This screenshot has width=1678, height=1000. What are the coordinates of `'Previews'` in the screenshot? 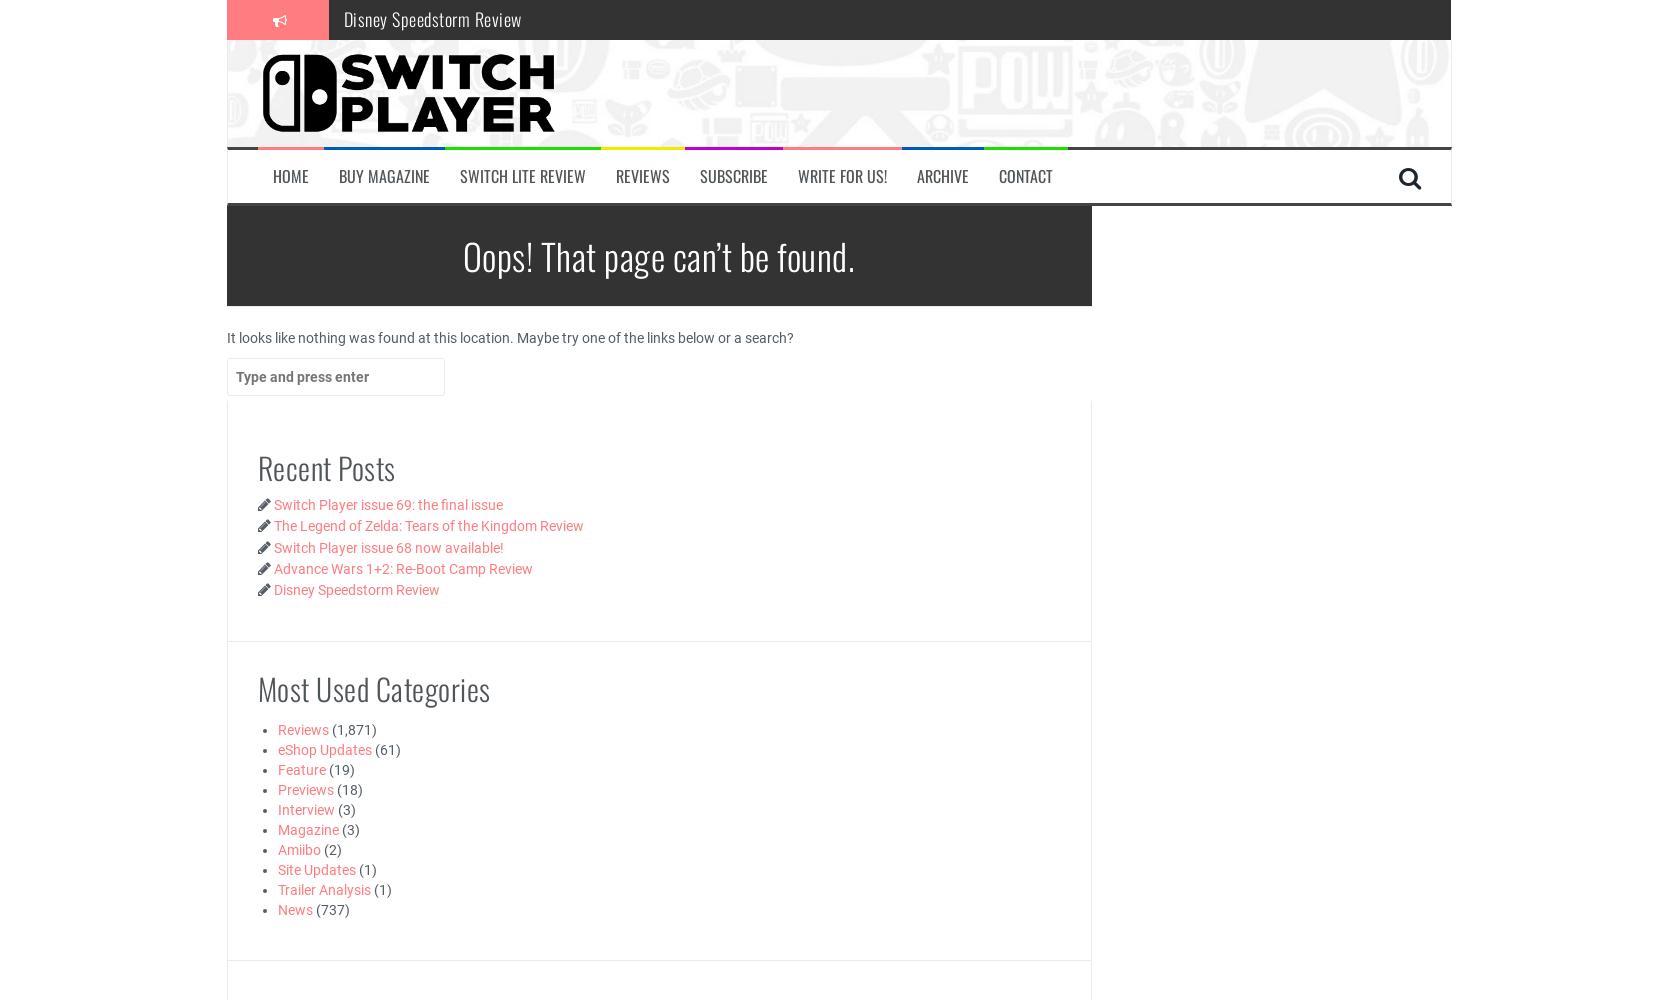 It's located at (305, 789).